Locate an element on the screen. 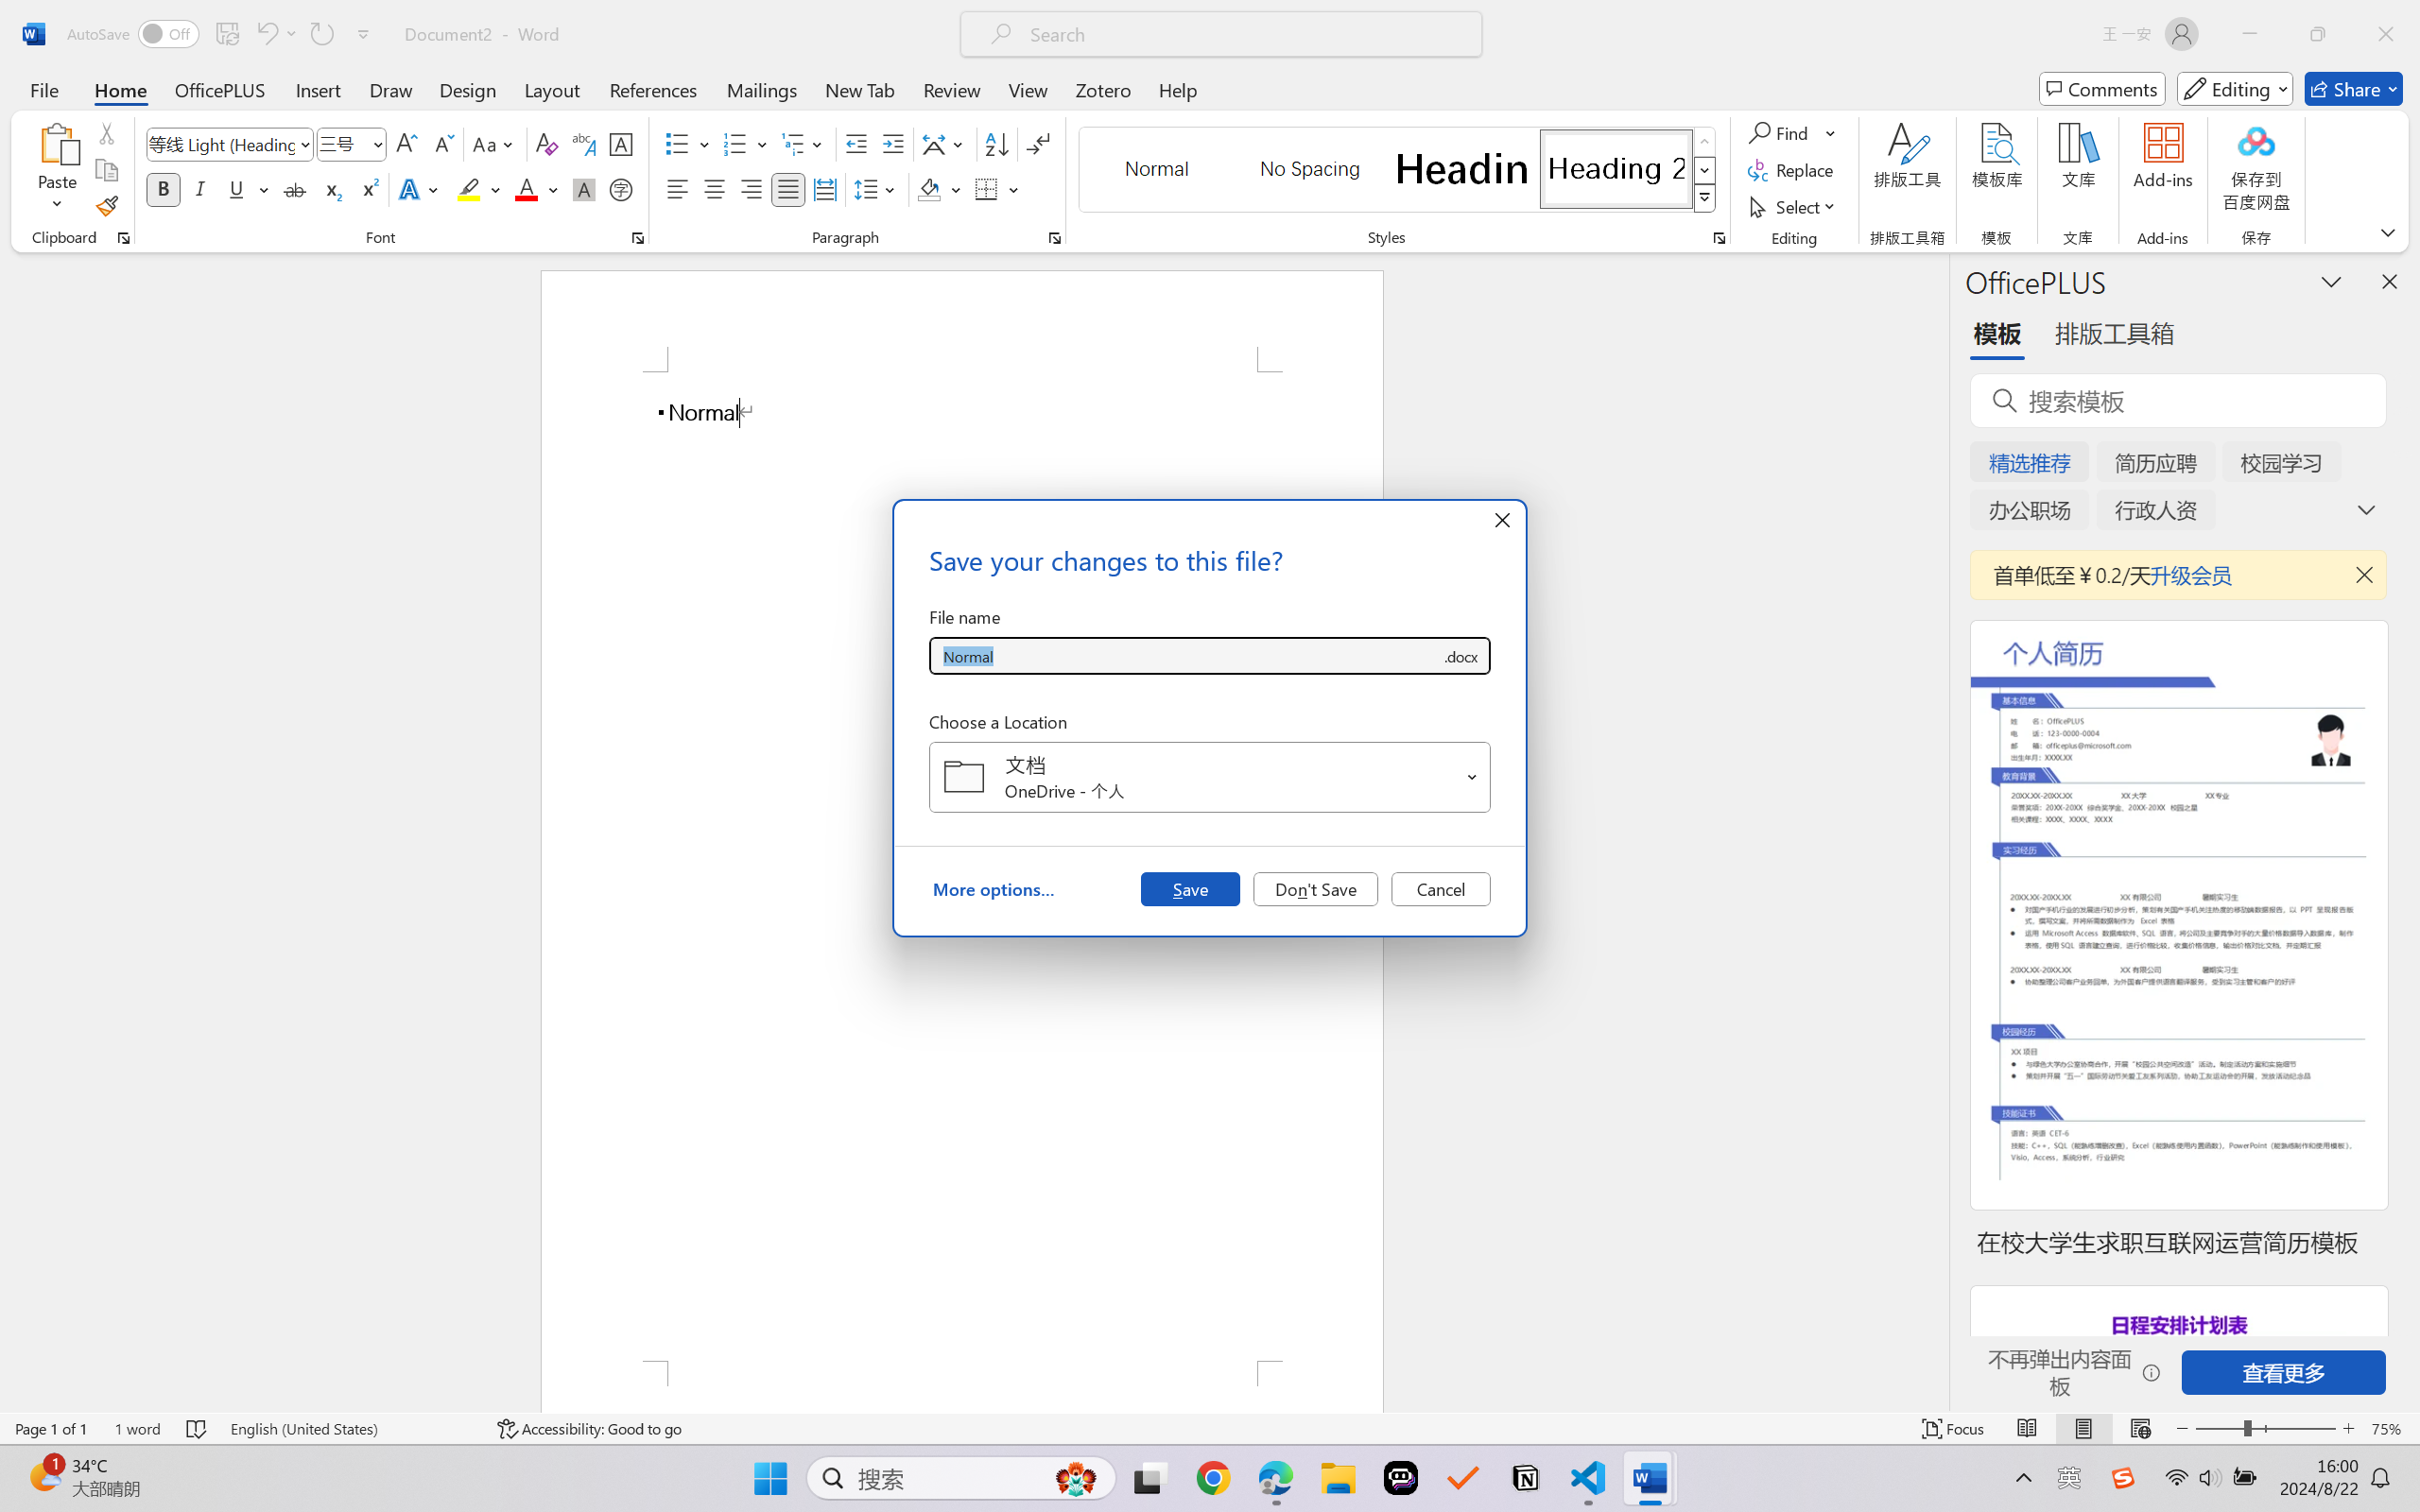 This screenshot has width=2420, height=1512. 'Grow Font' is located at coordinates (406, 144).